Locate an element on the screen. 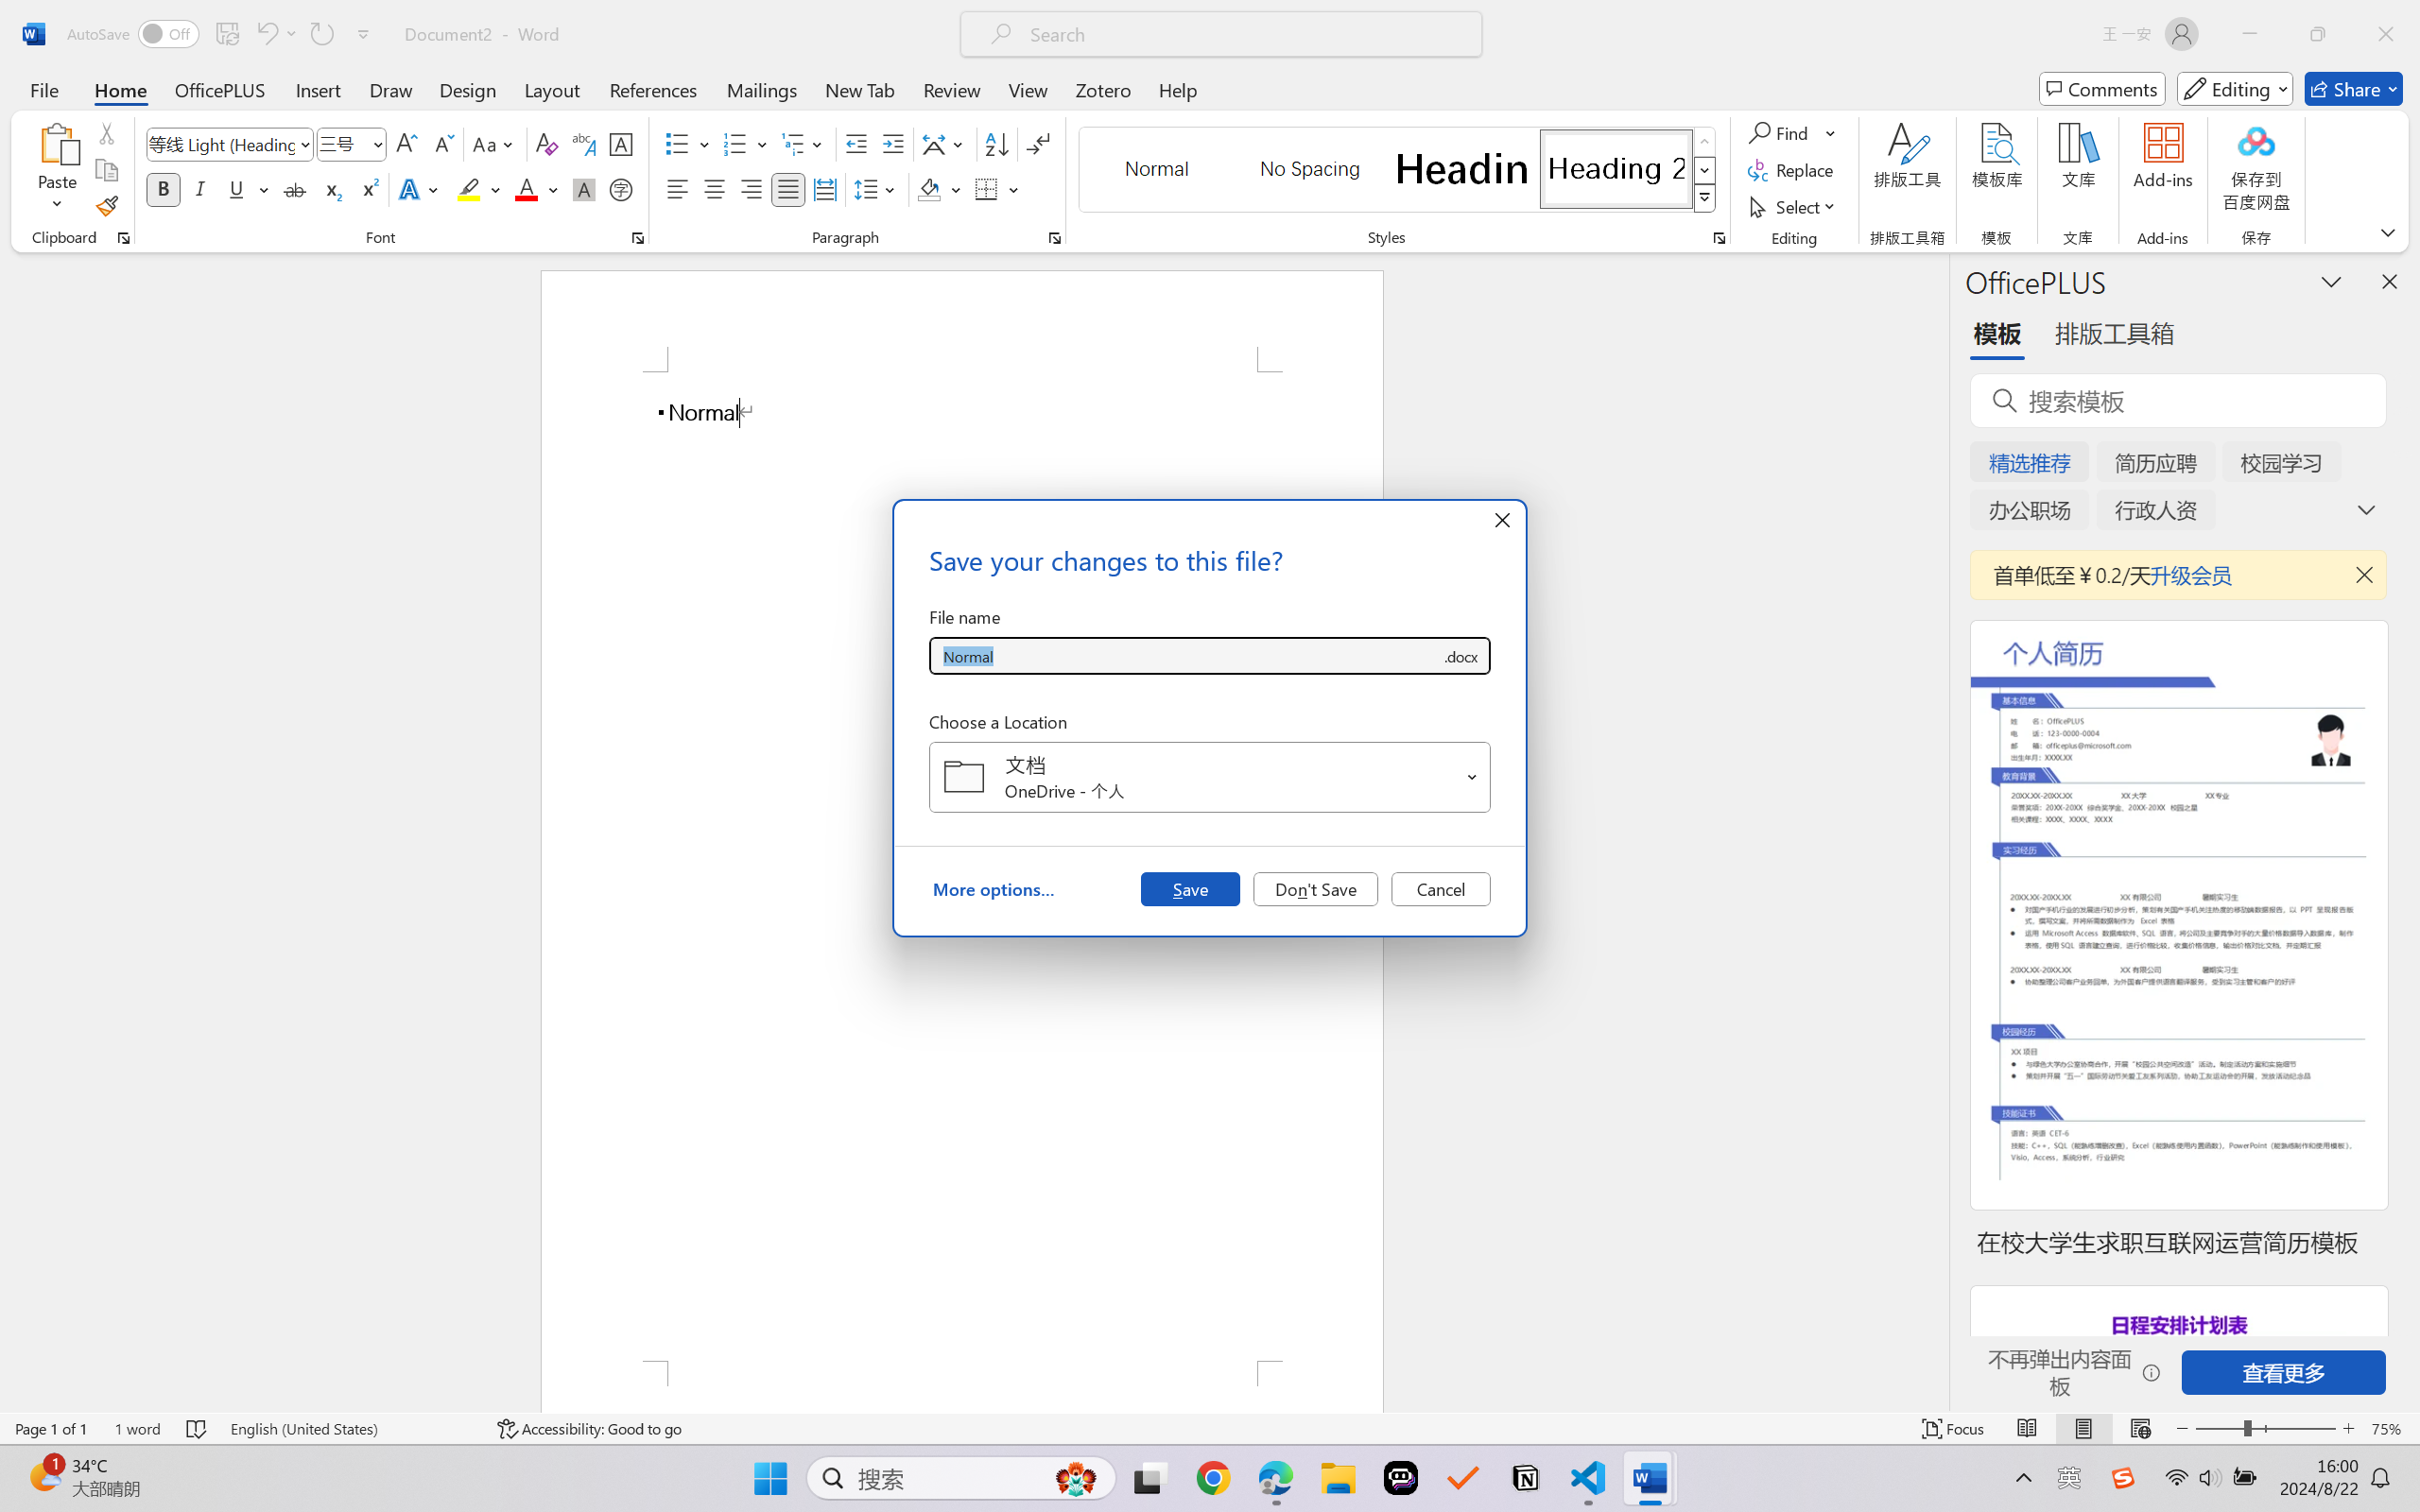 This screenshot has width=2420, height=1512. 'Grow Font' is located at coordinates (406, 144).